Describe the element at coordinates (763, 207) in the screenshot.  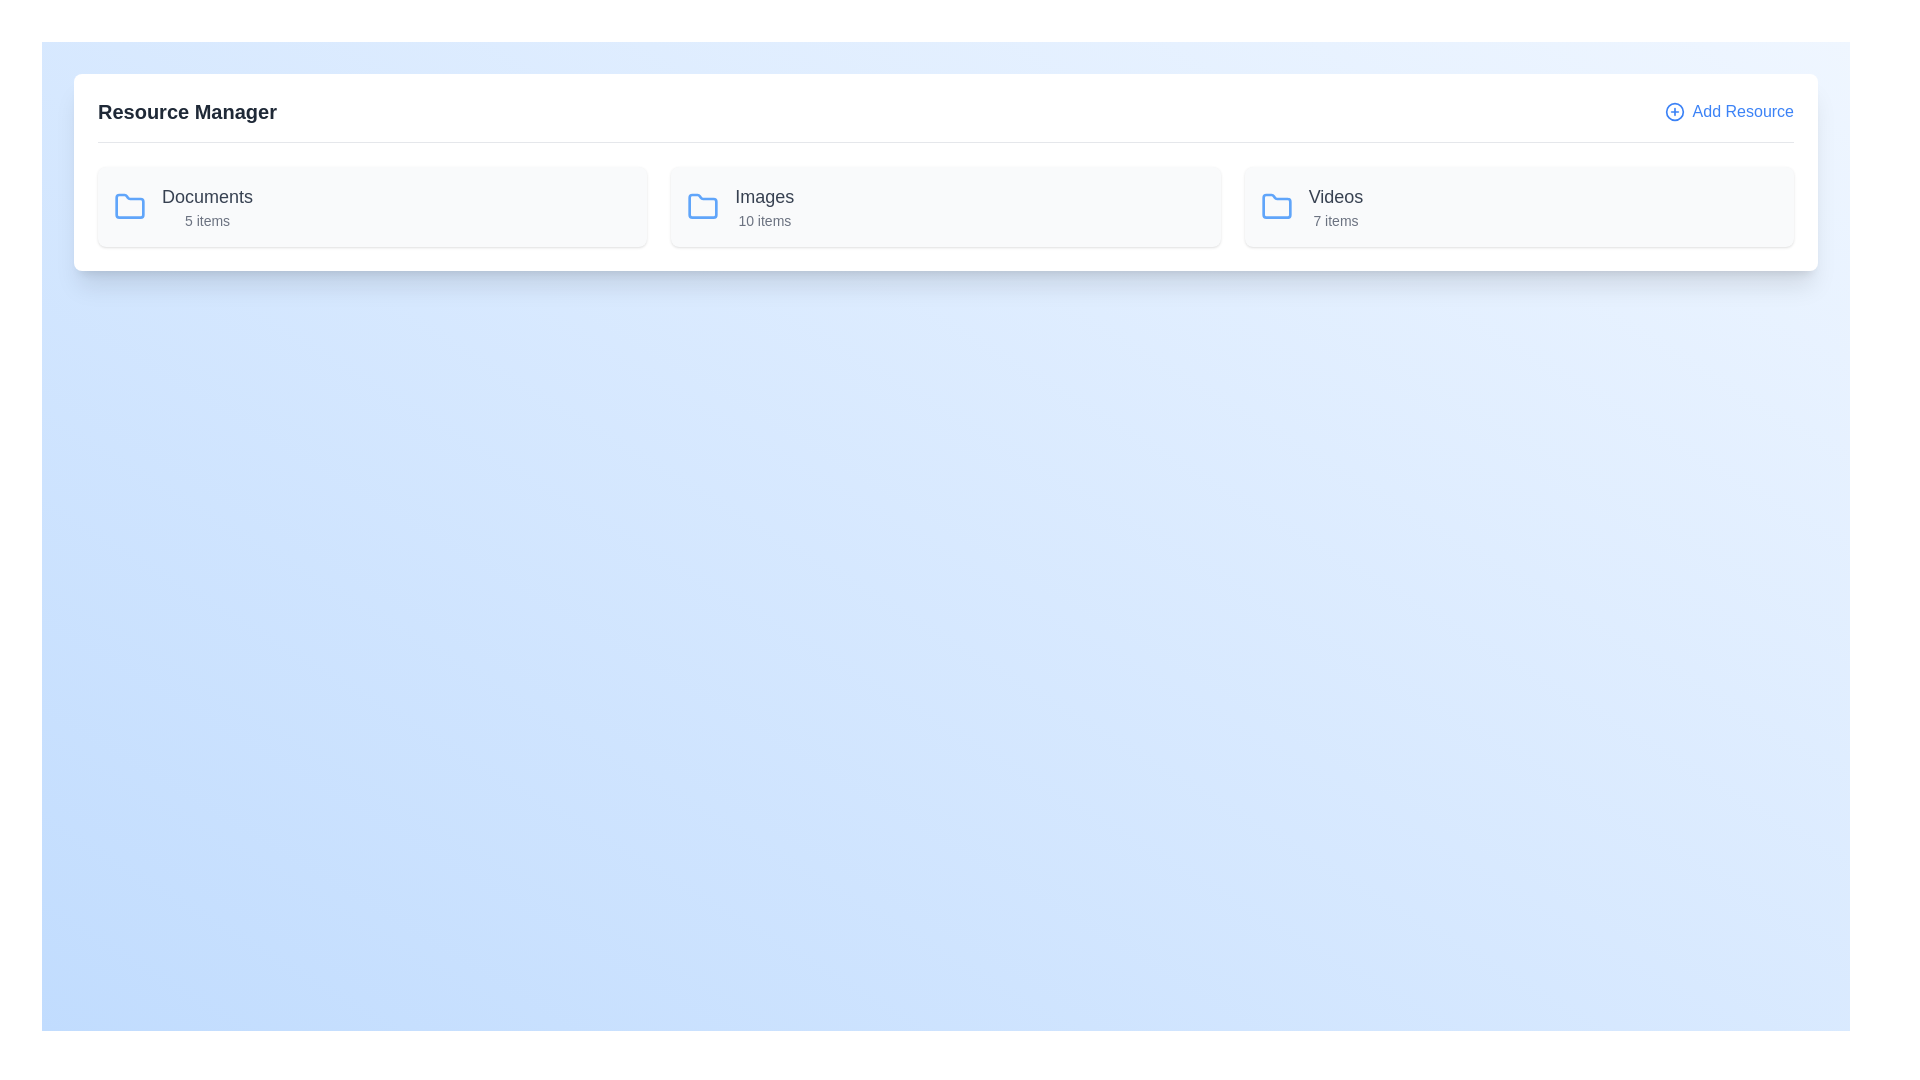
I see `text content from the Text block displaying 'Images' and '10 items', located in the center of the main layout panel, between the 'Documents' and 'Videos' sections` at that location.